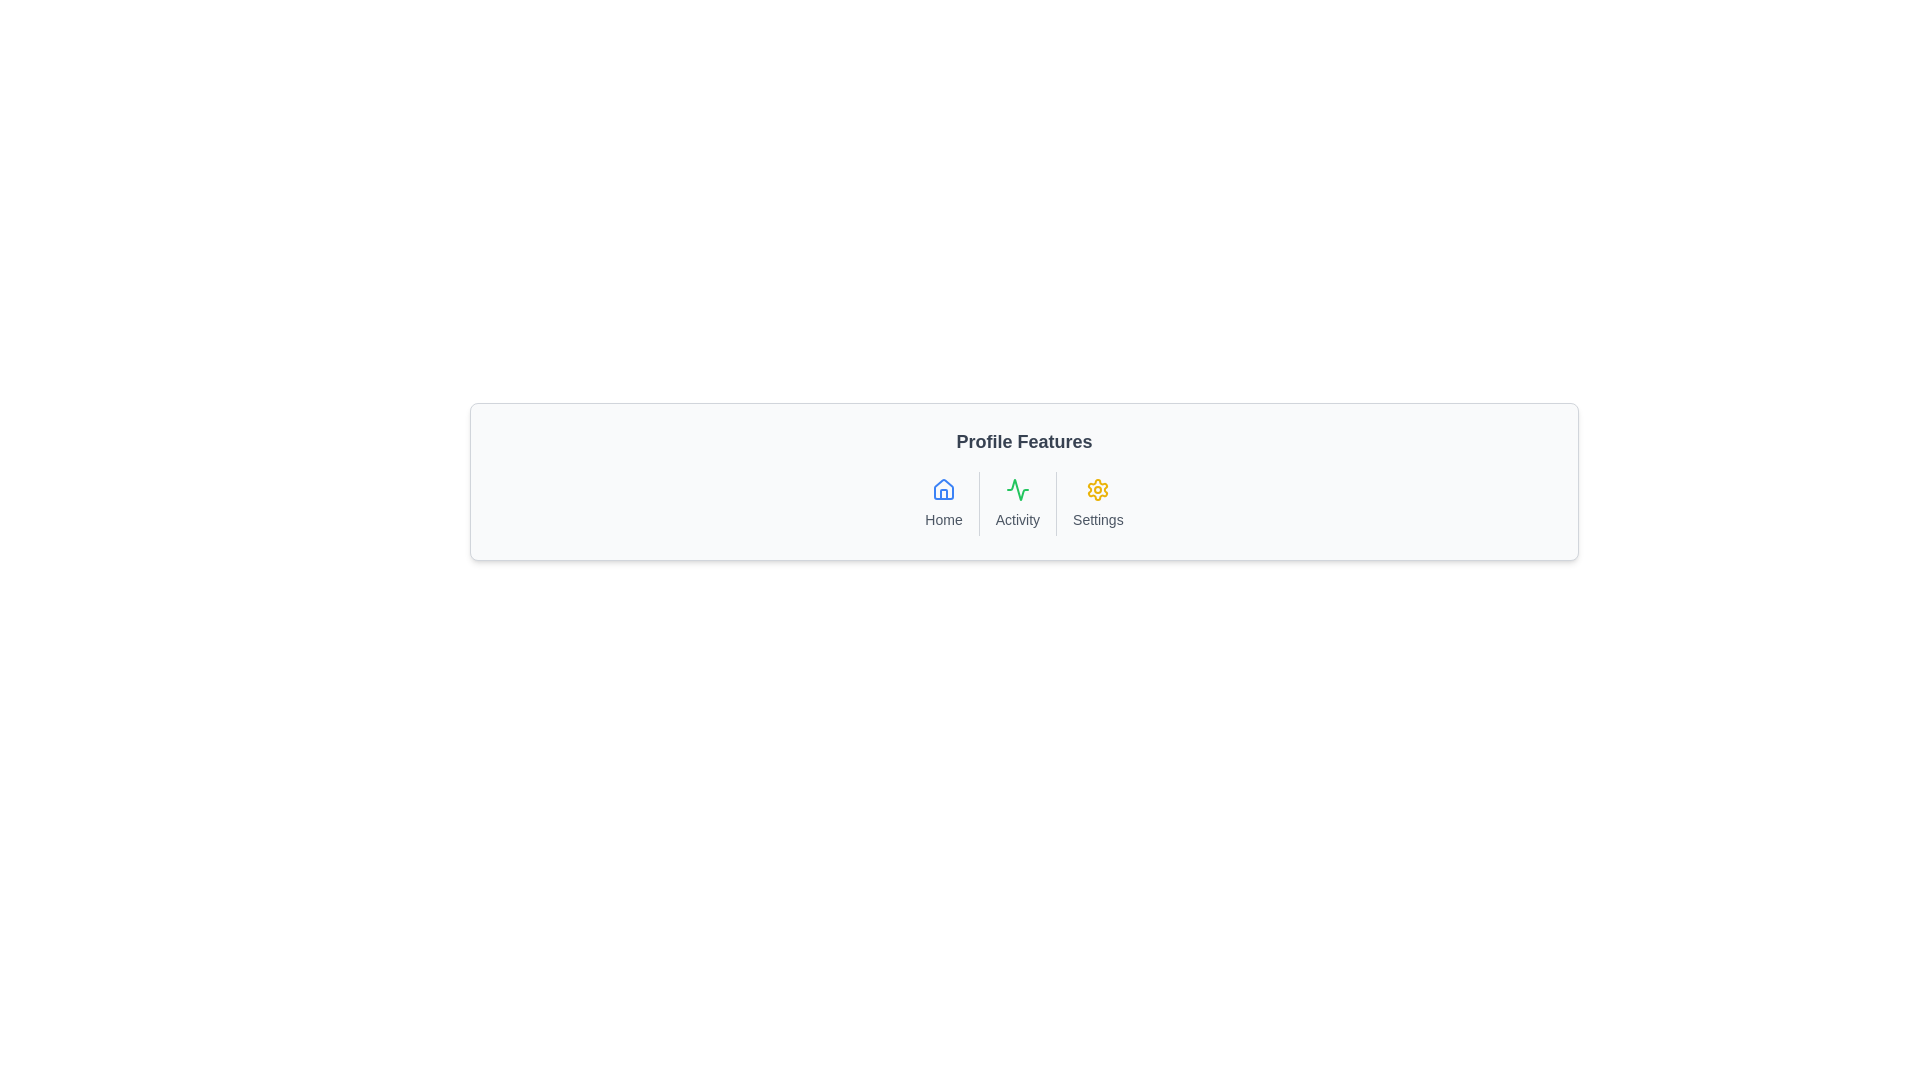 The height and width of the screenshot is (1080, 1920). What do you see at coordinates (1017, 489) in the screenshot?
I see `the green heartbeat wave icon positioned in the middle row of three icons, specifically the second icon from the left, below the 'Profile Features' text` at bounding box center [1017, 489].